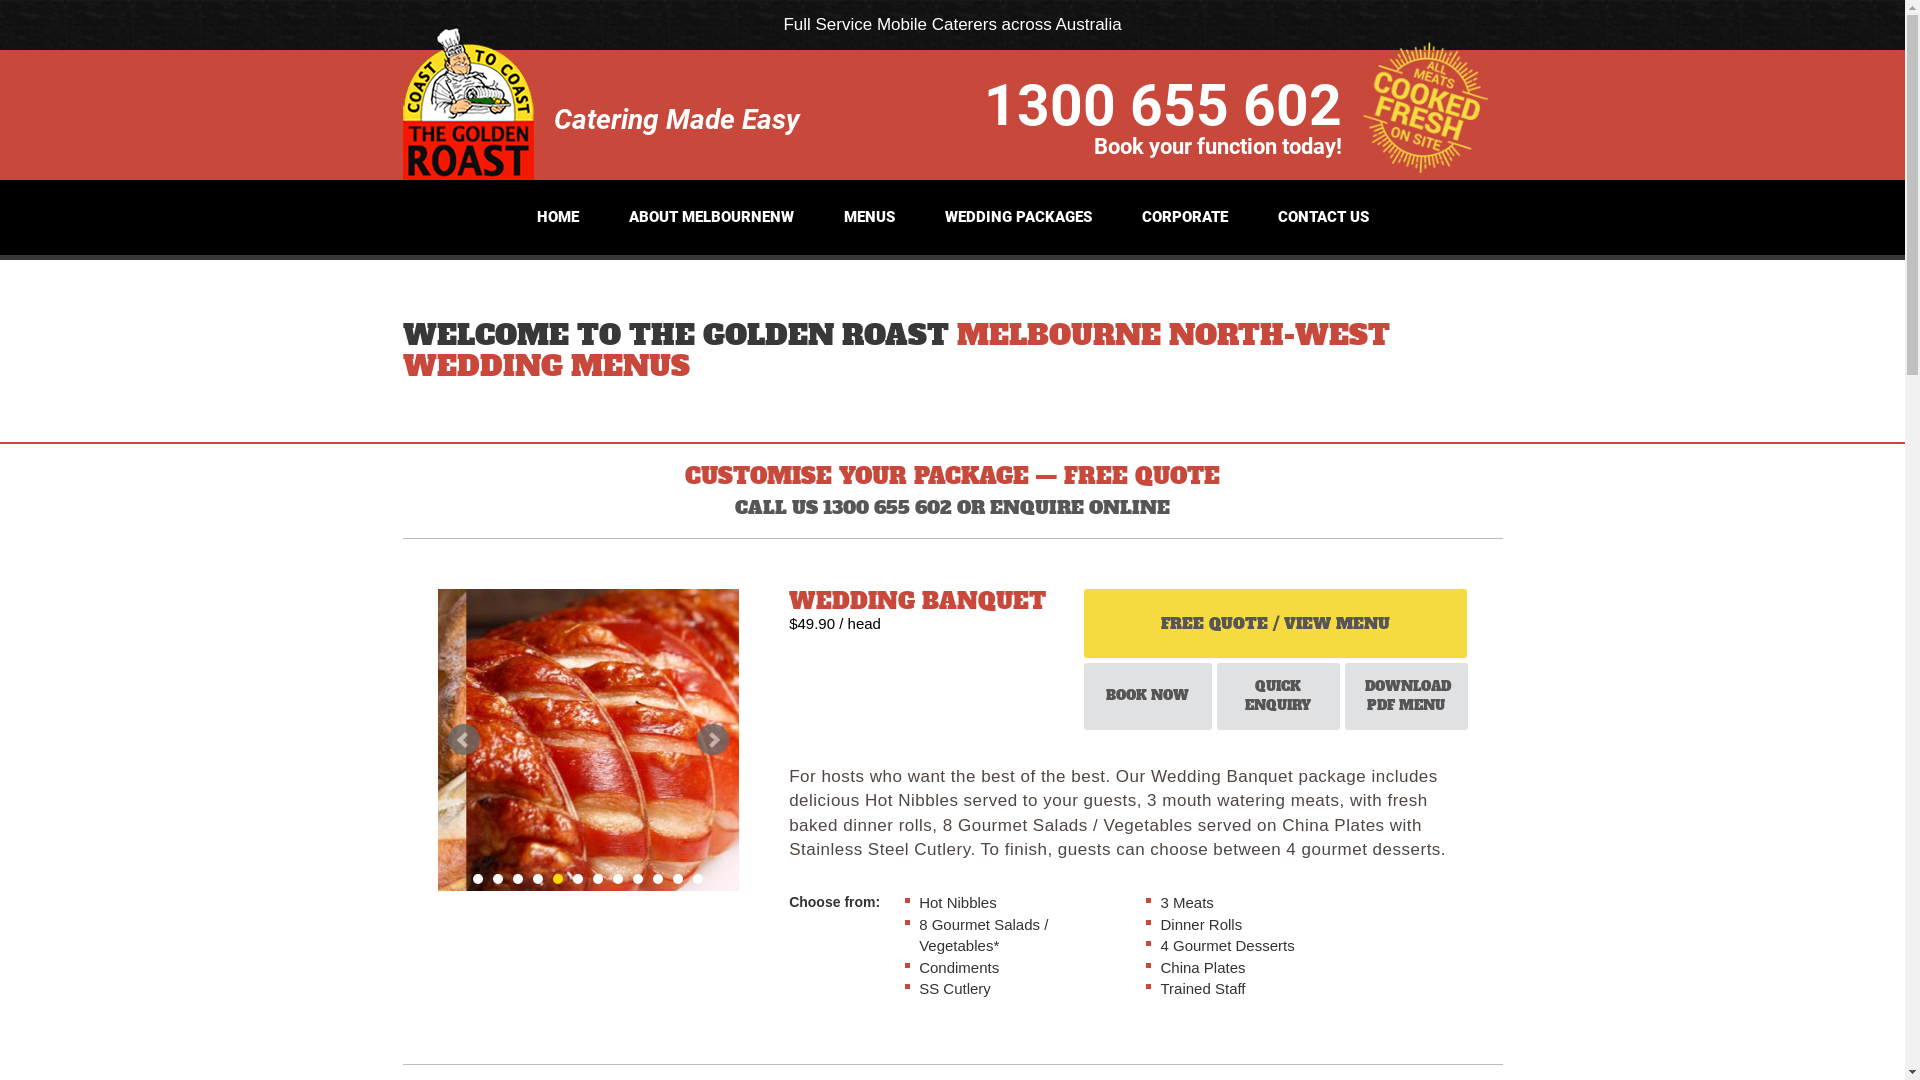 Image resolution: width=1920 pixels, height=1080 pixels. Describe the element at coordinates (477, 878) in the screenshot. I see `'1'` at that location.